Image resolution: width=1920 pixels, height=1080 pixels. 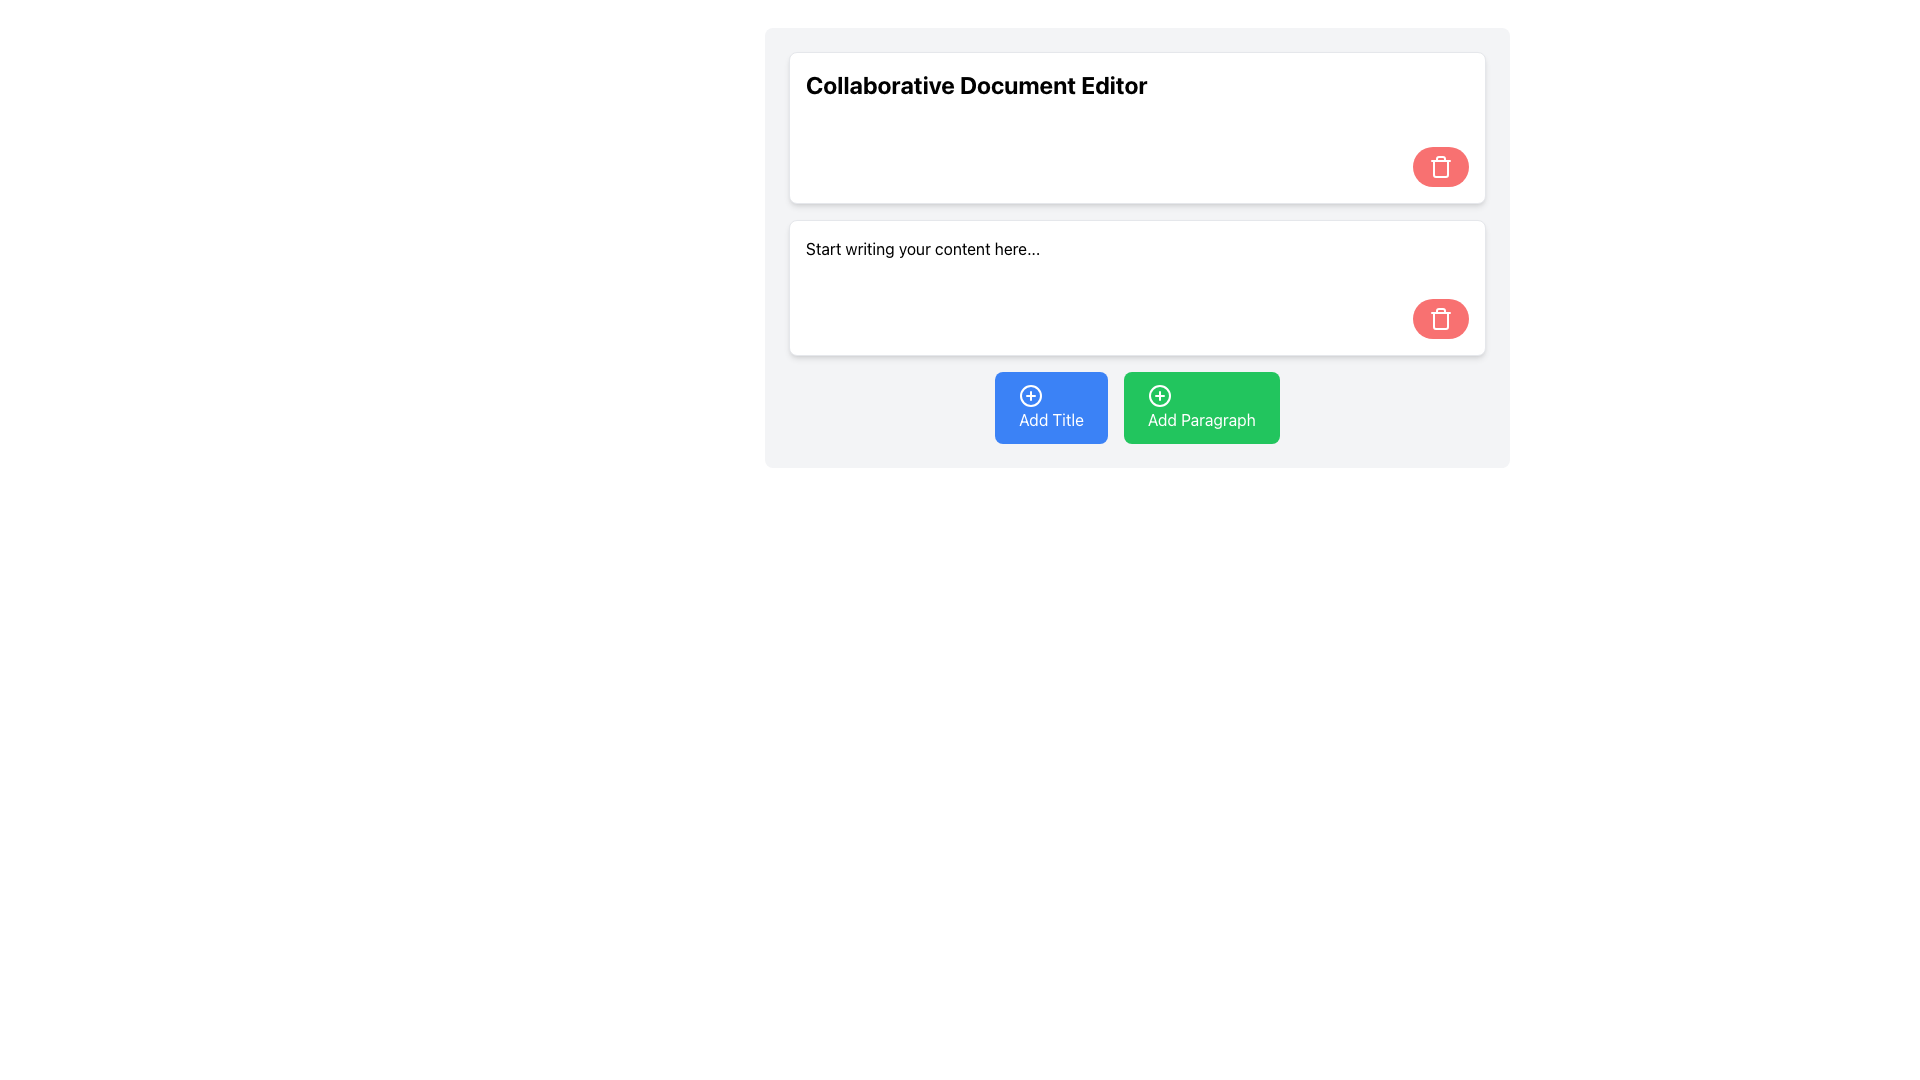 I want to click on the button labeled 'Add Paragraph' which contains the icon for adding a paragraph, so click(x=1159, y=396).